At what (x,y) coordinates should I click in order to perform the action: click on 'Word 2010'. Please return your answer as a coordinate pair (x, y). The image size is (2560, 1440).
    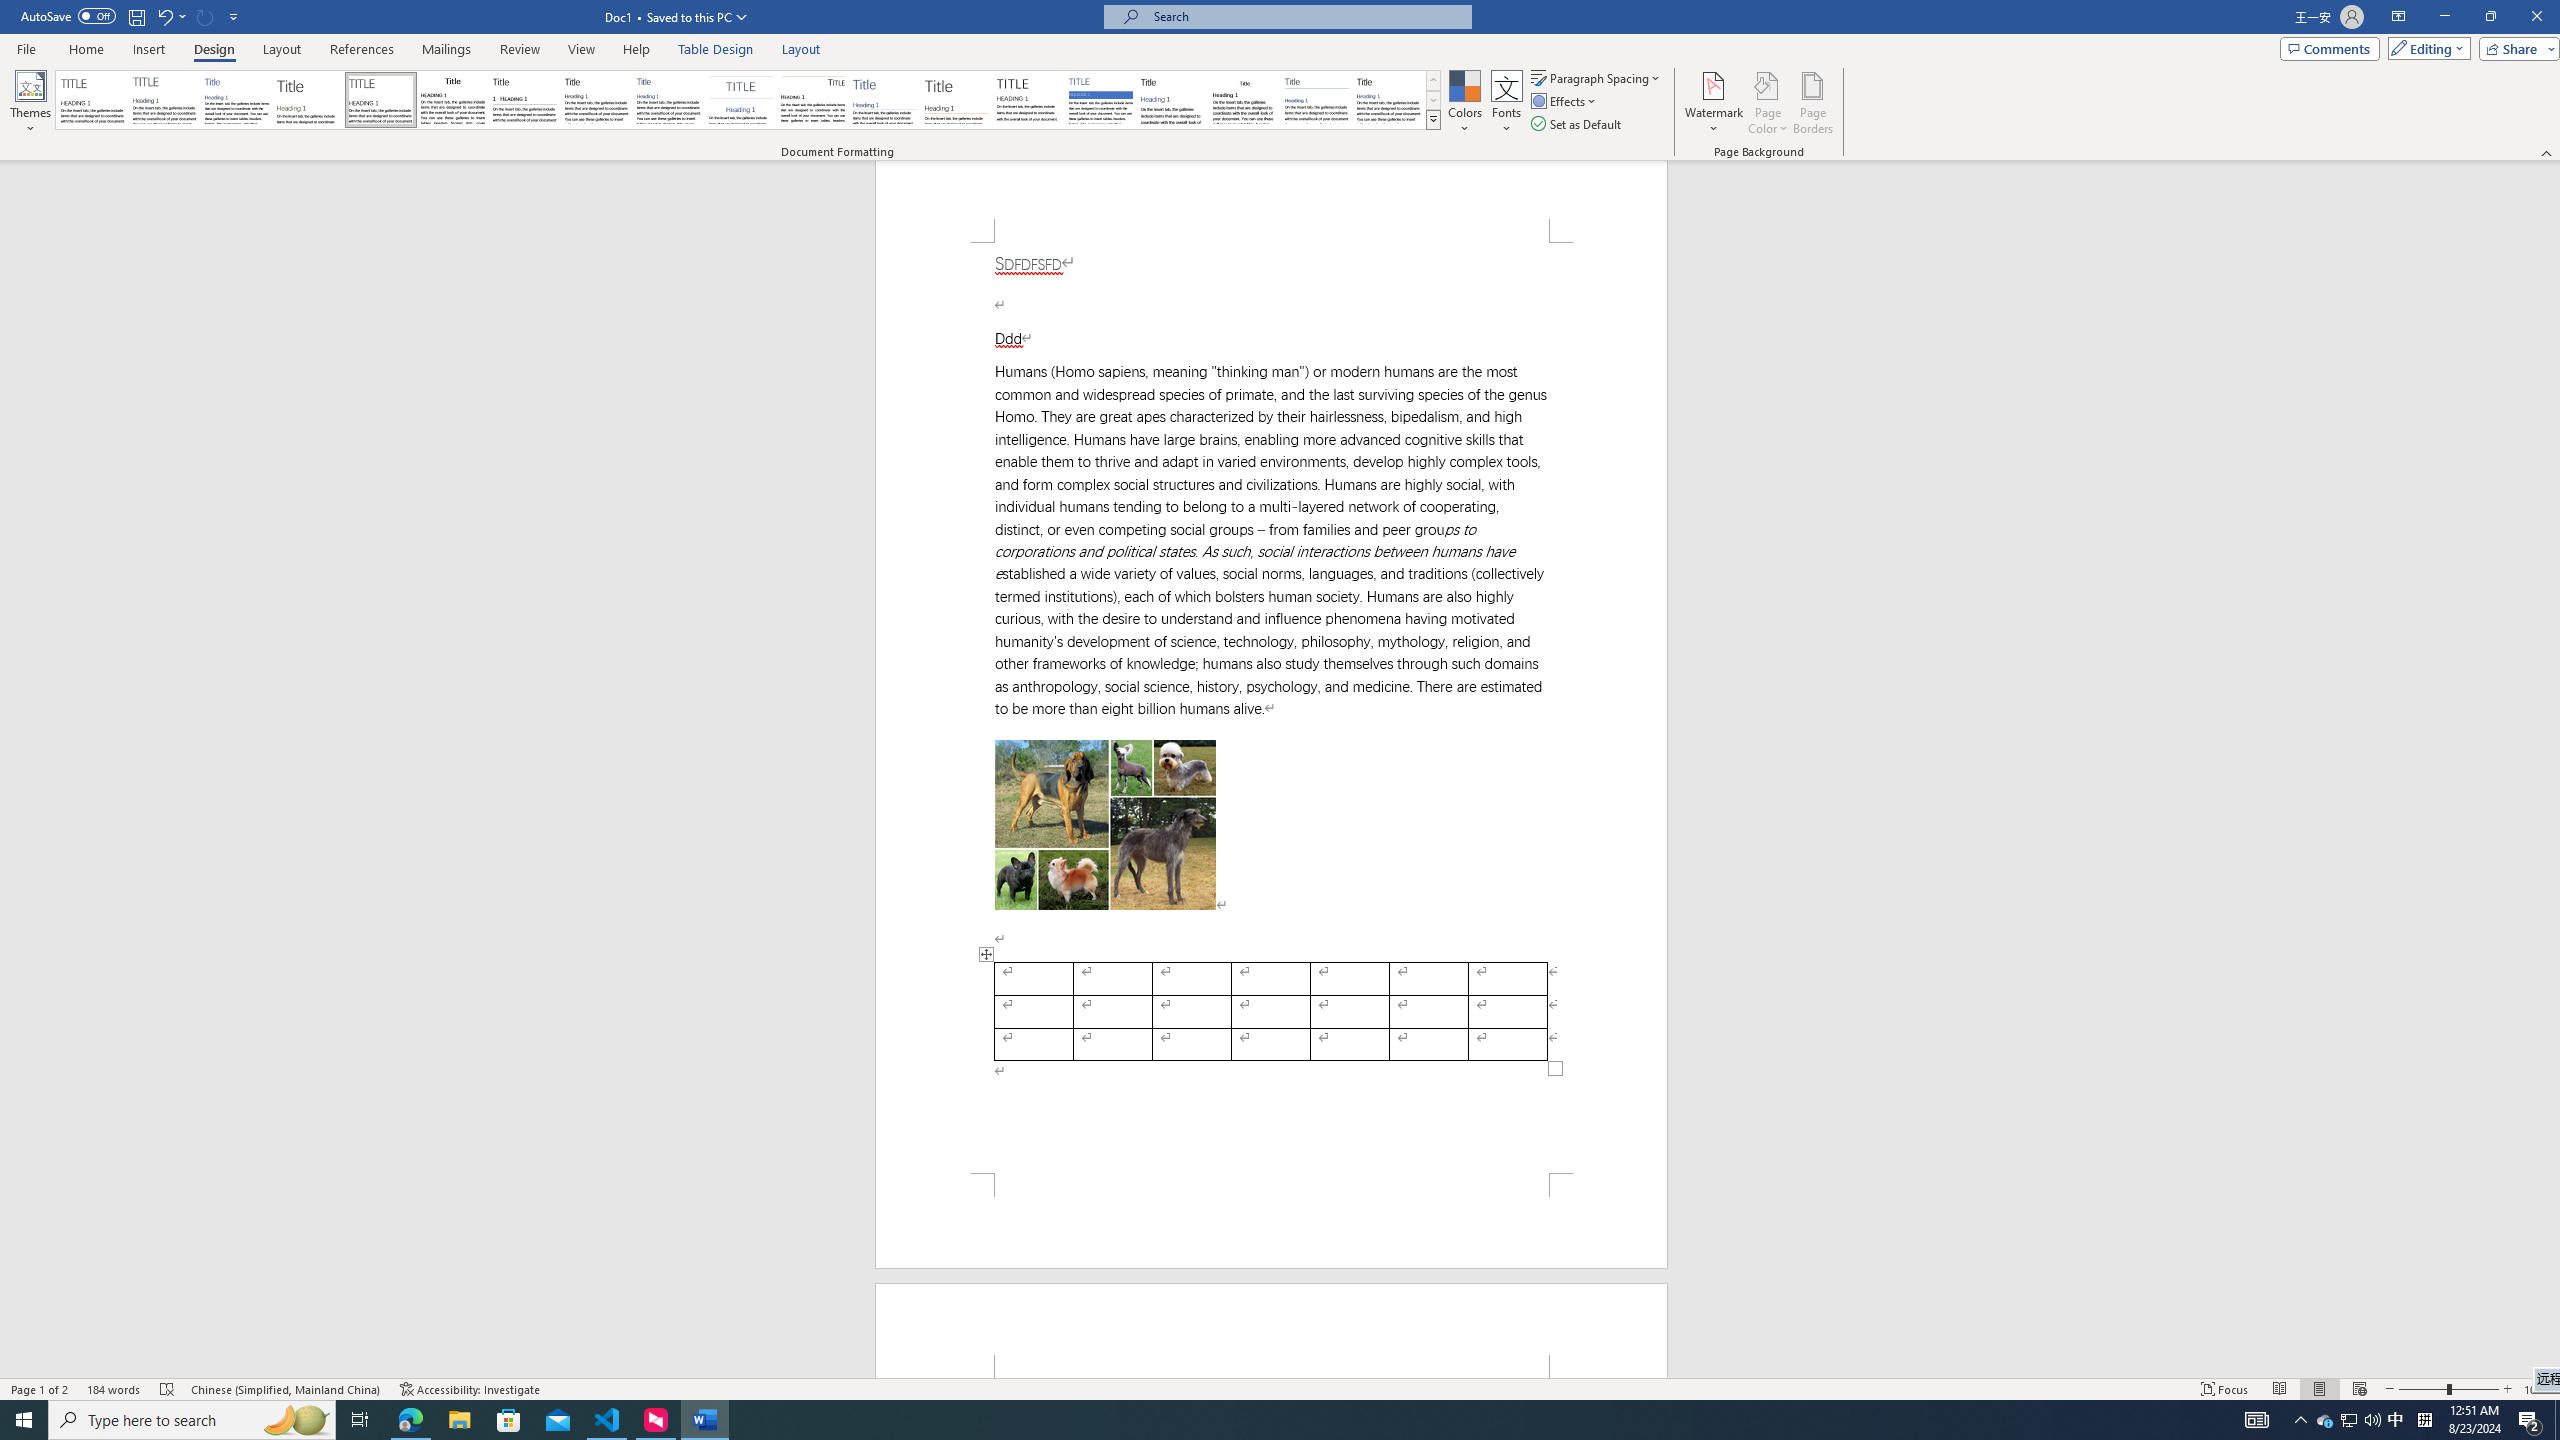
    Looking at the image, I should click on (1316, 99).